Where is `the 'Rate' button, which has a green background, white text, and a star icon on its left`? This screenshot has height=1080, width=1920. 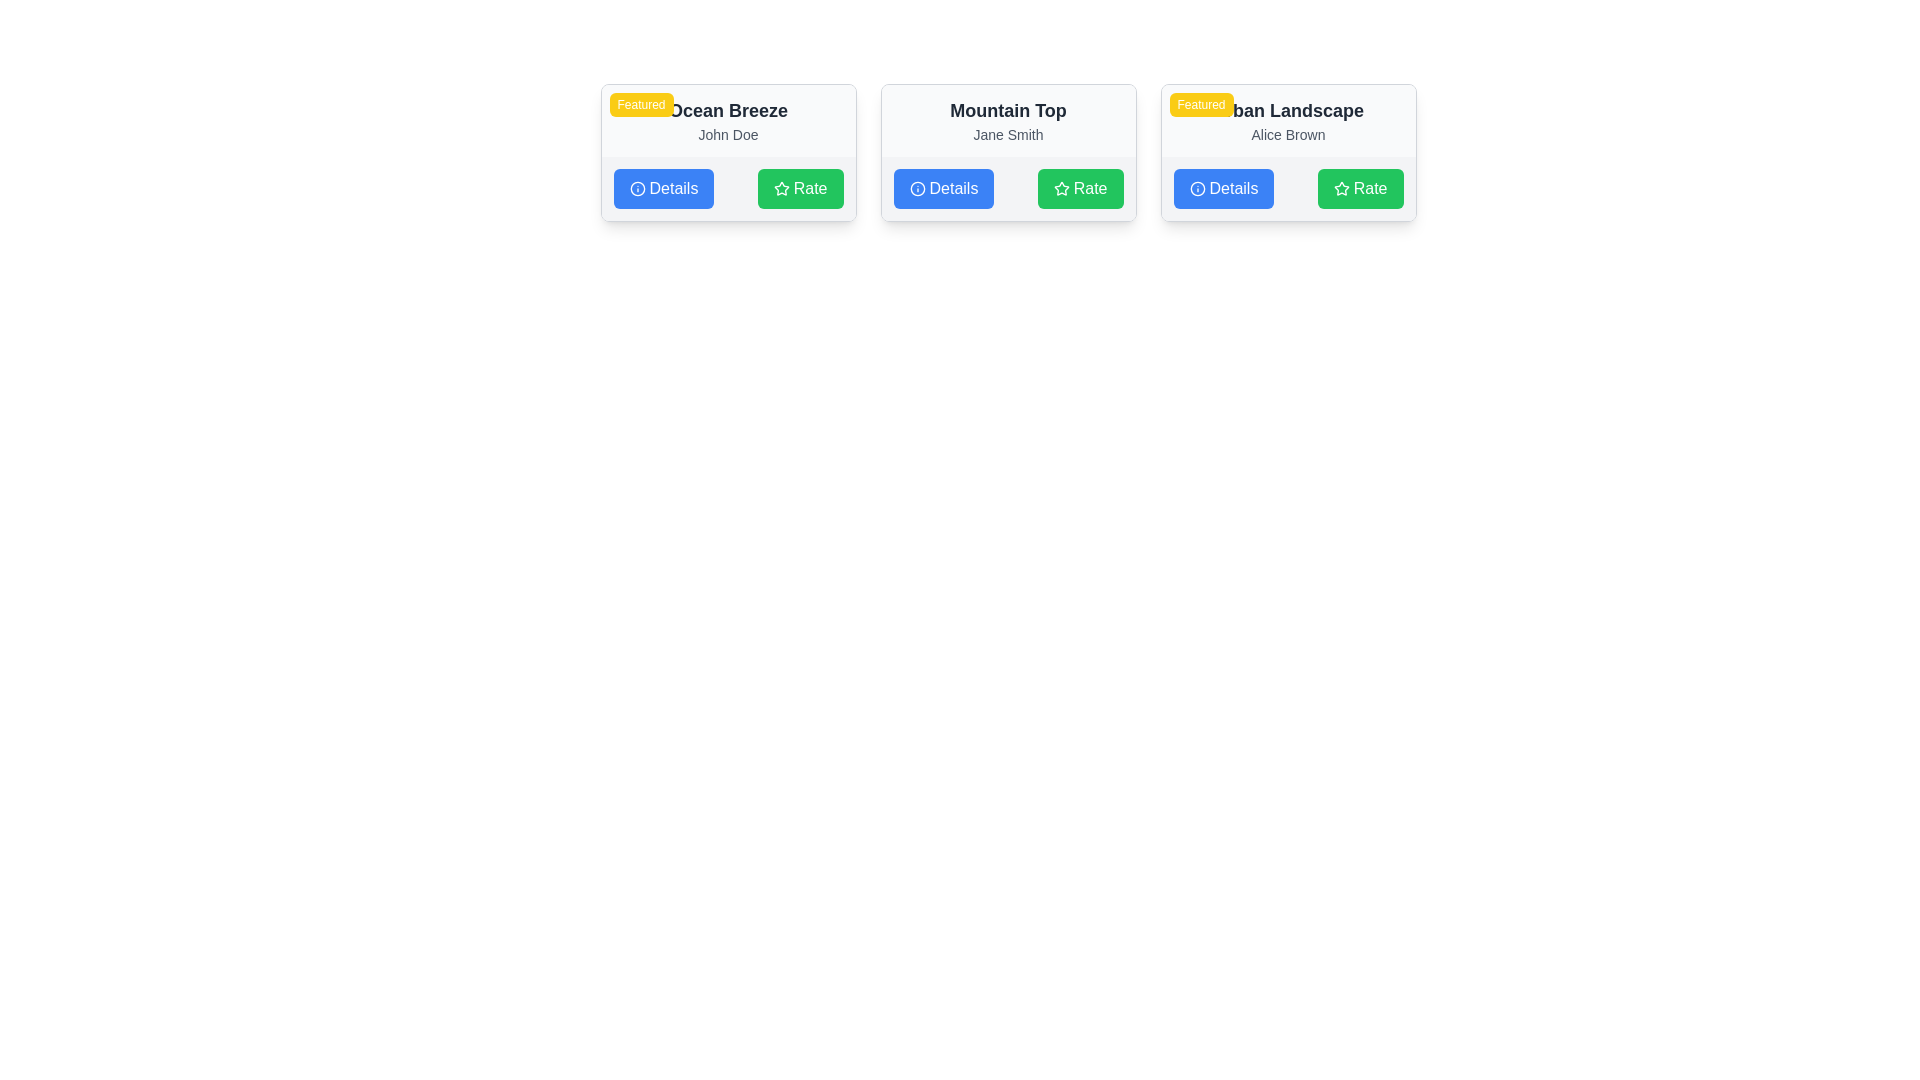 the 'Rate' button, which has a green background, white text, and a star icon on its left is located at coordinates (1079, 189).